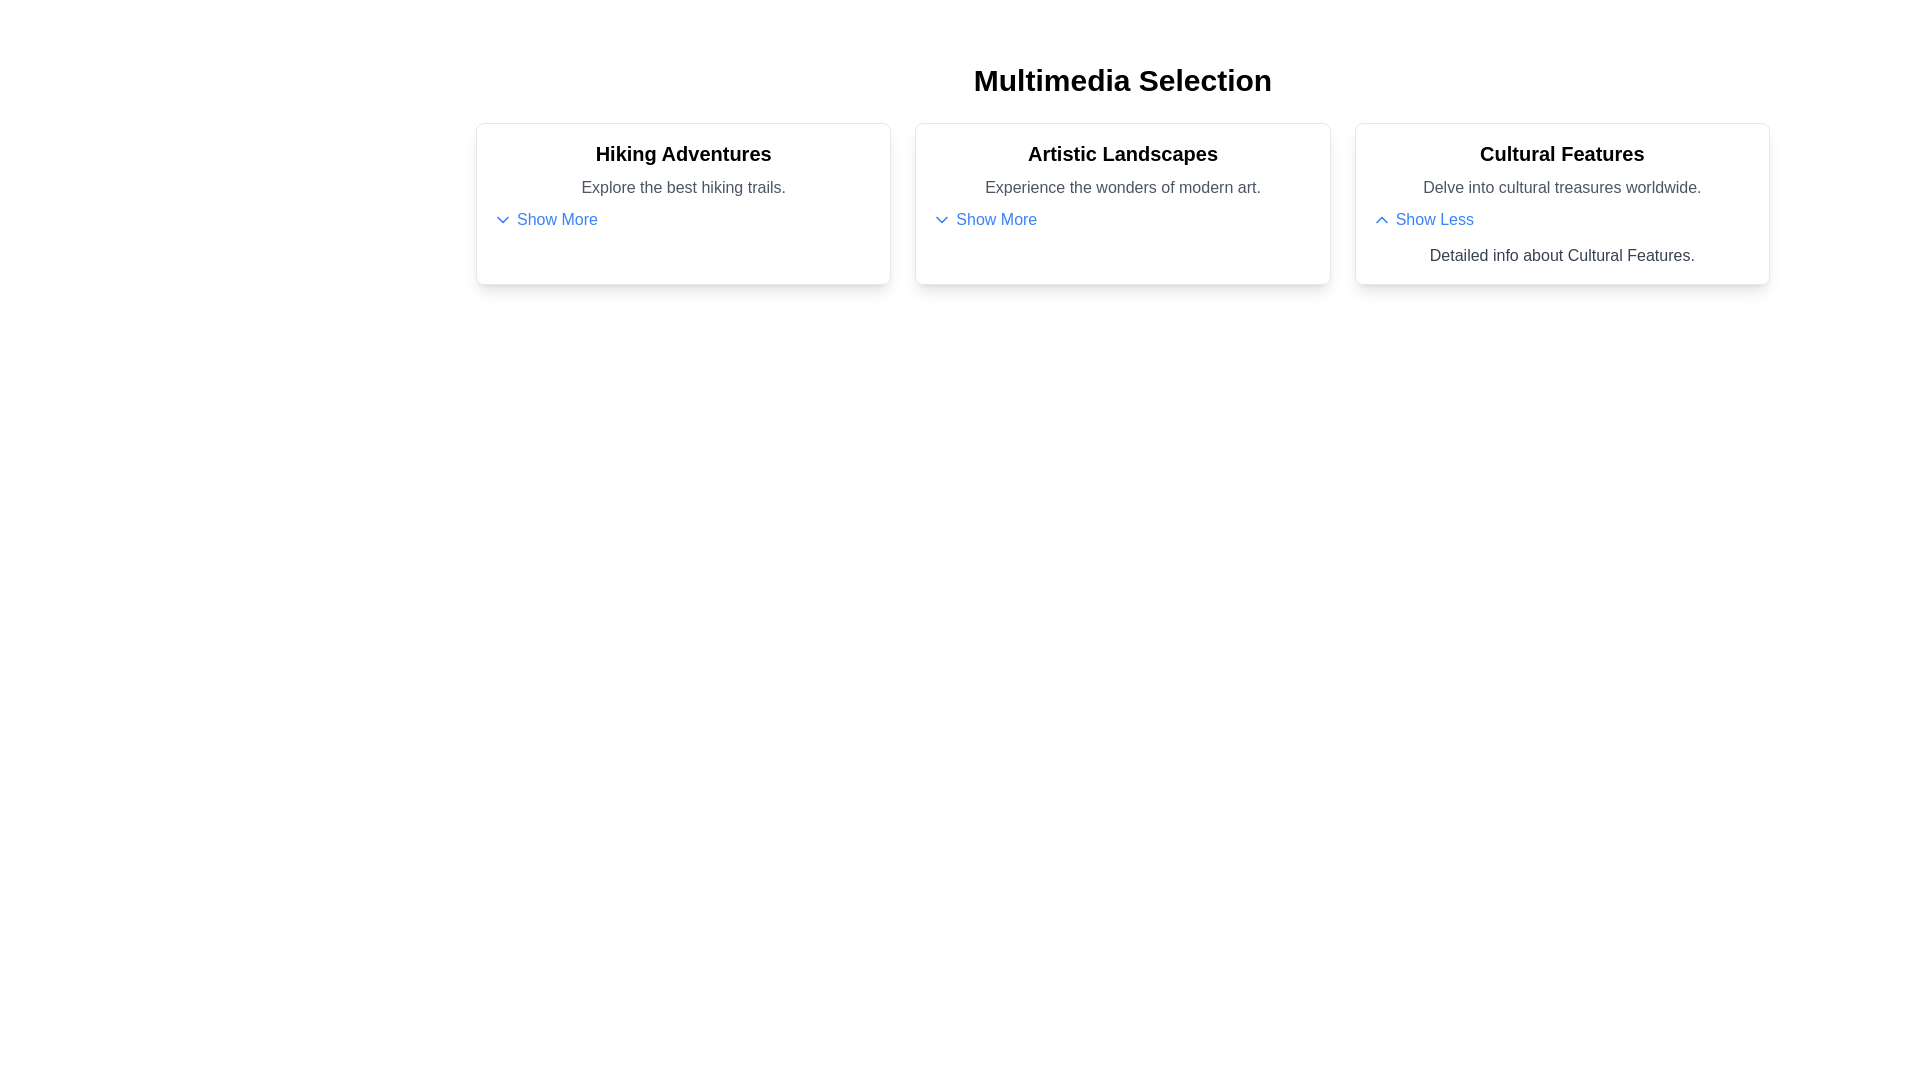 Image resolution: width=1920 pixels, height=1080 pixels. What do you see at coordinates (683, 153) in the screenshot?
I see `the text content of the card titled Hiking Adventures` at bounding box center [683, 153].